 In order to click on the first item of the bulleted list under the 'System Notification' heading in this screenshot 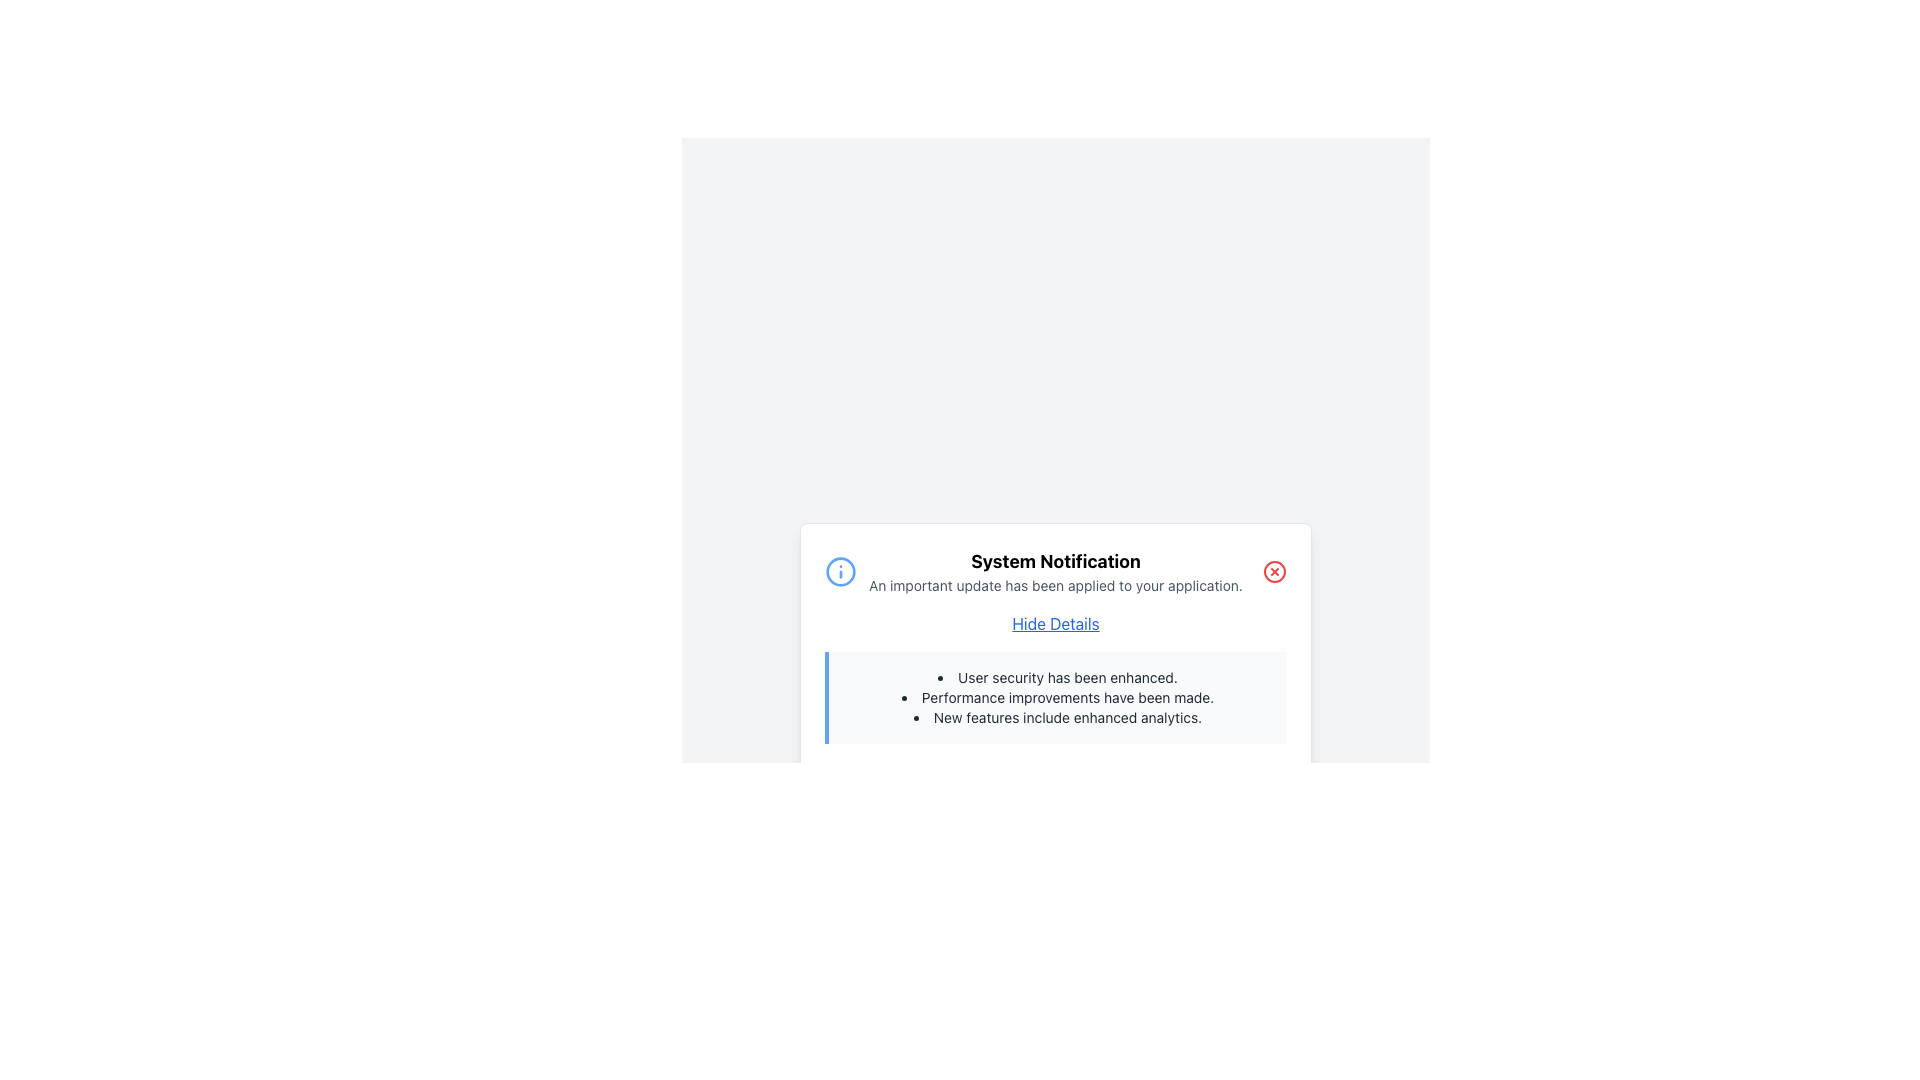, I will do `click(1056, 677)`.